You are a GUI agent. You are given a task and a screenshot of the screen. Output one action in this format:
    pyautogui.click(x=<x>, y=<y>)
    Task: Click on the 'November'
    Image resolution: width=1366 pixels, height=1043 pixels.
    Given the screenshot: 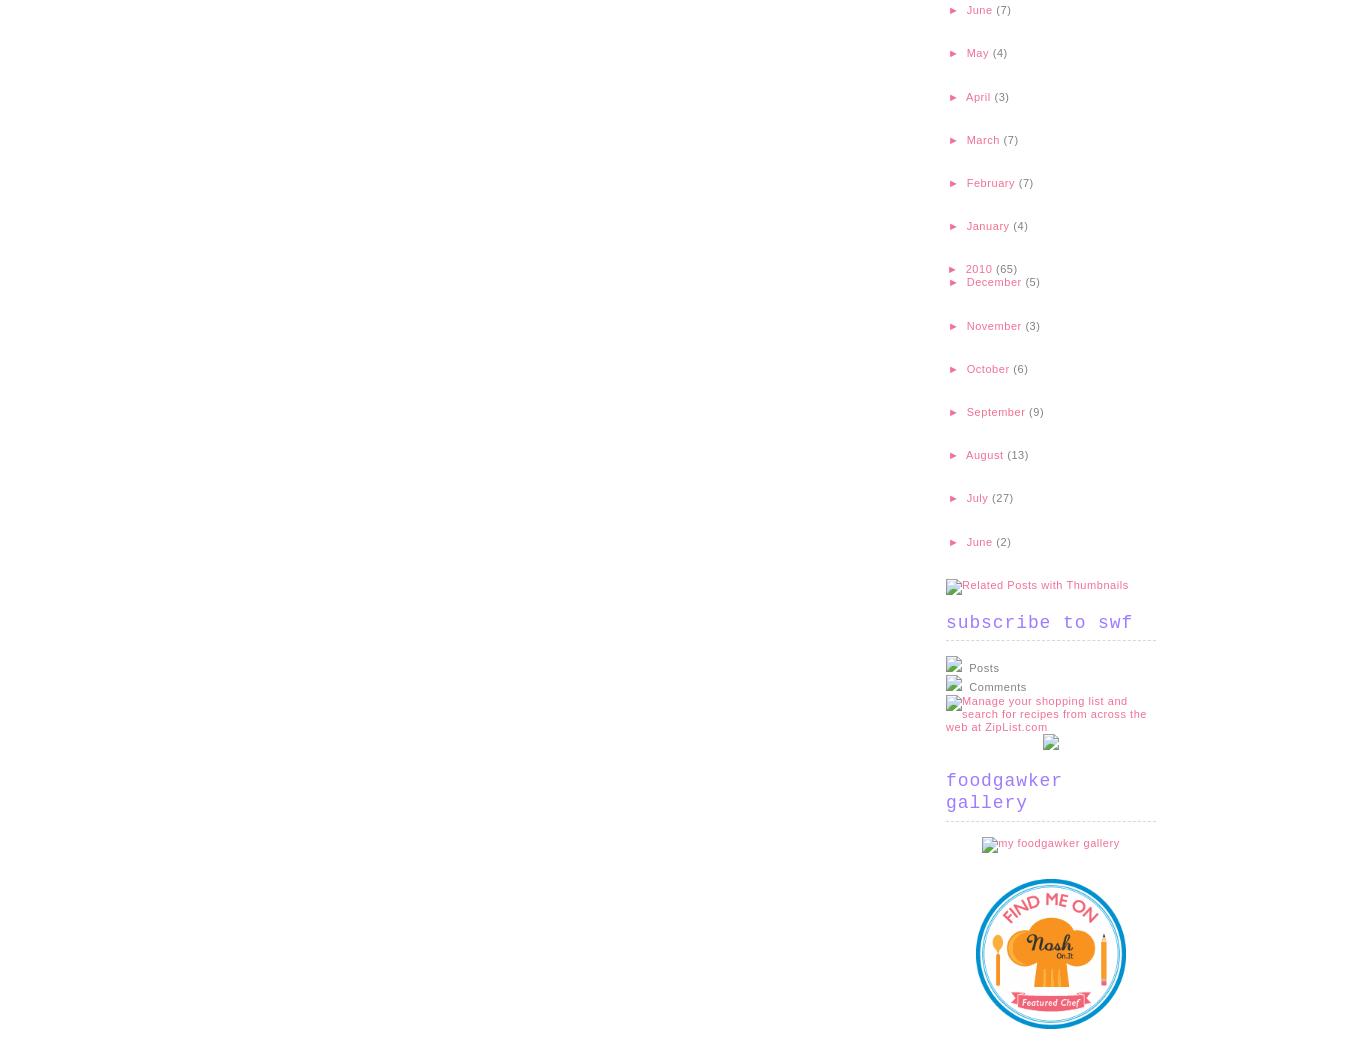 What is the action you would take?
    pyautogui.click(x=995, y=323)
    